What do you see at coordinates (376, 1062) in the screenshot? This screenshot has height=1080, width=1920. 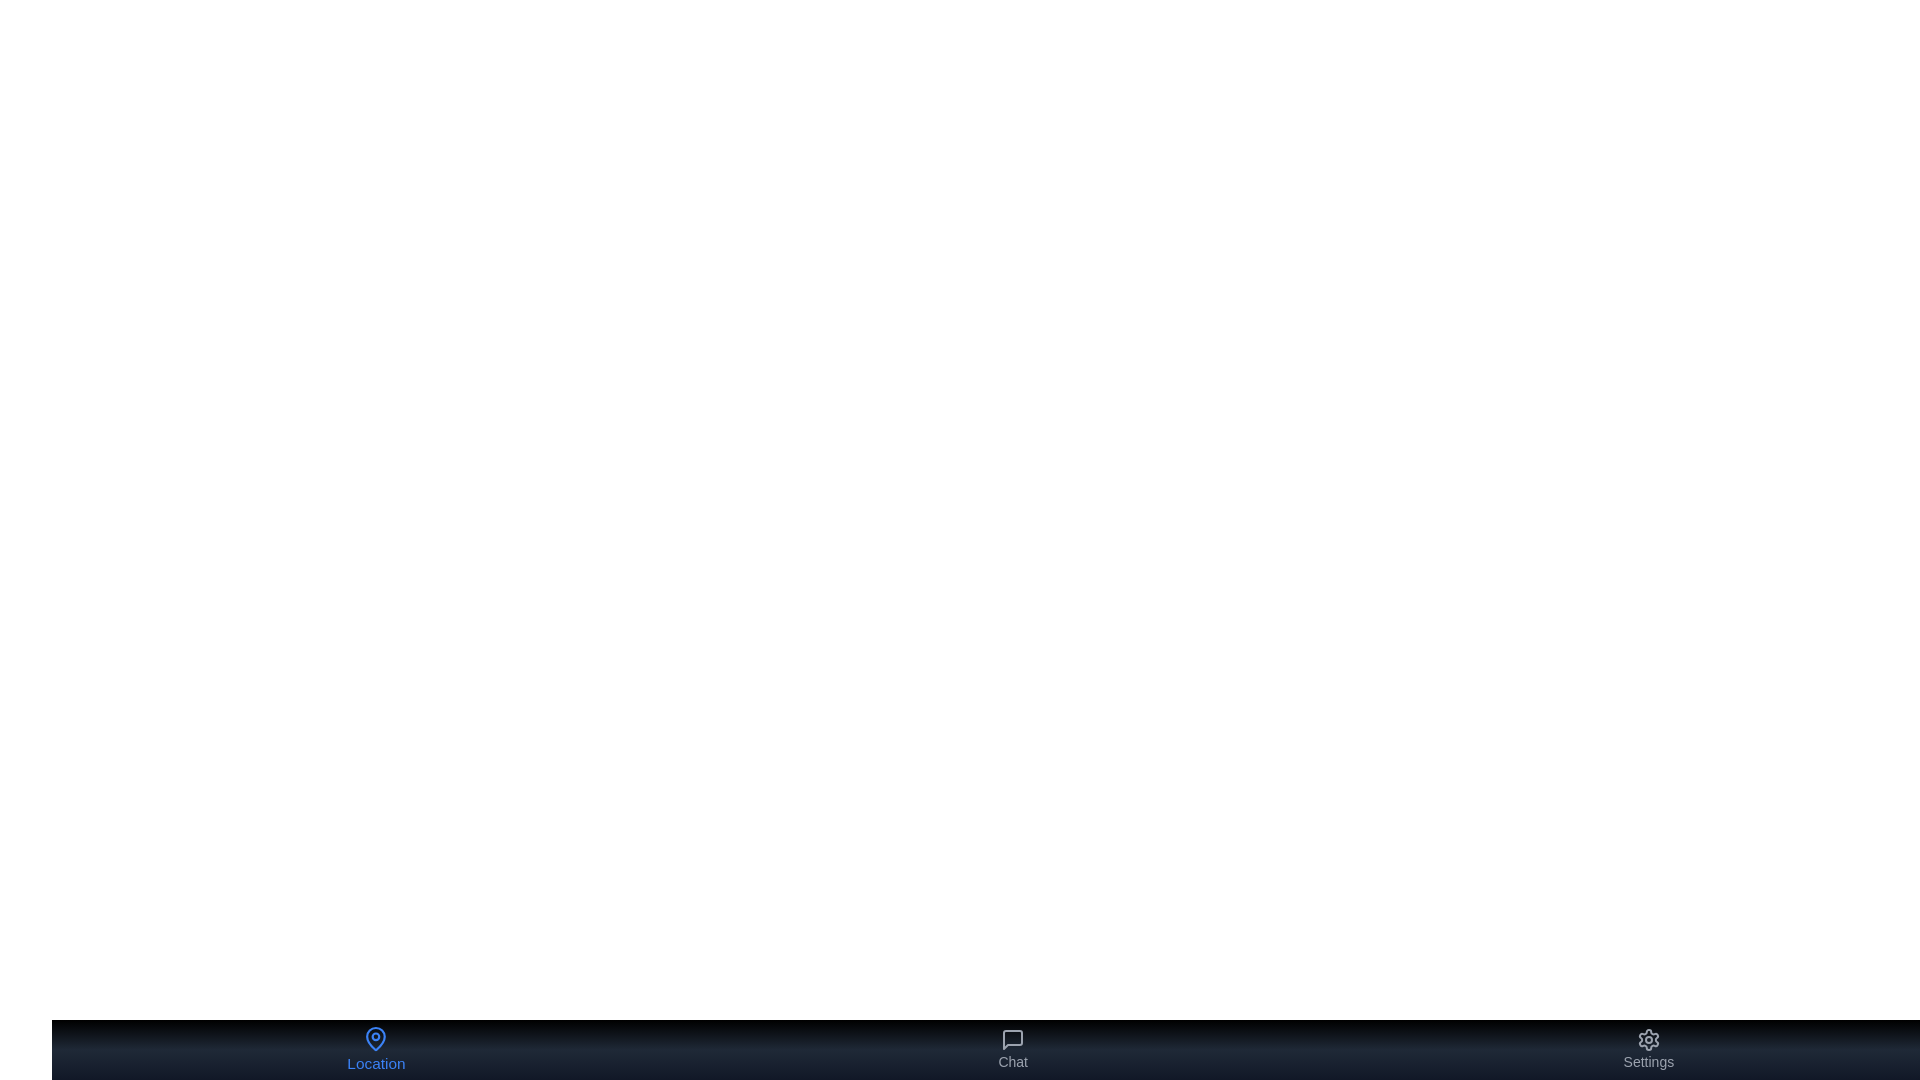 I see `the label under the button corresponding to Location` at bounding box center [376, 1062].